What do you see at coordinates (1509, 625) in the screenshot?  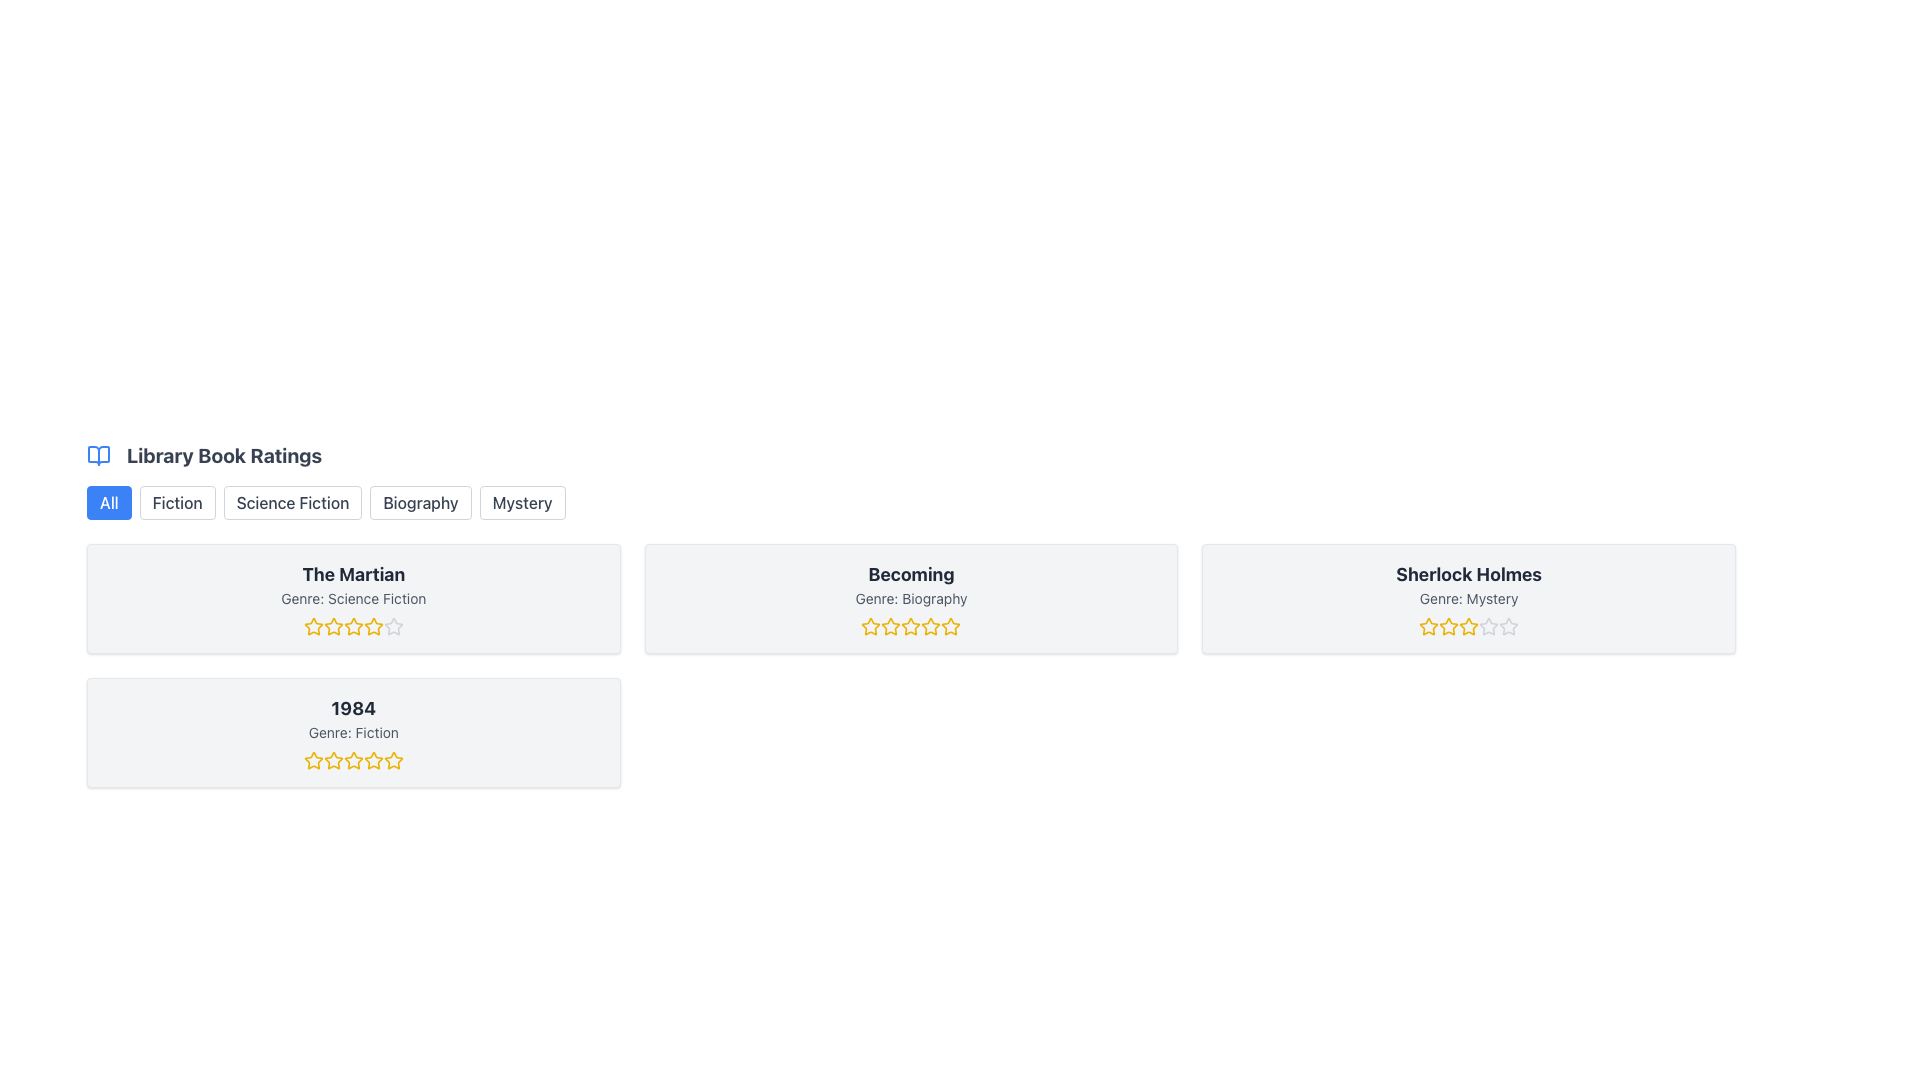 I see `the fourth star in the five-star rating system for the book 'Sherlock Holmes'` at bounding box center [1509, 625].